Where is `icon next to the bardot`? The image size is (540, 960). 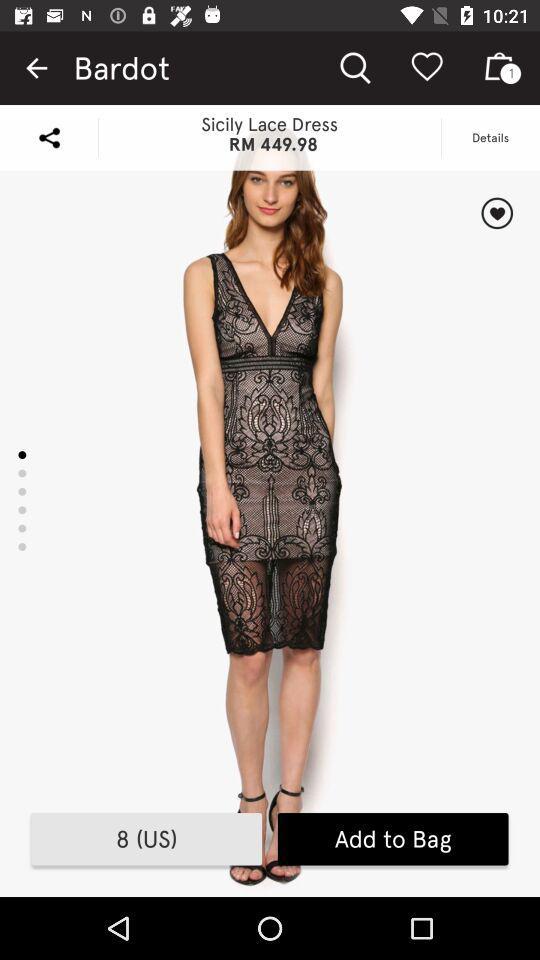 icon next to the bardot is located at coordinates (36, 68).